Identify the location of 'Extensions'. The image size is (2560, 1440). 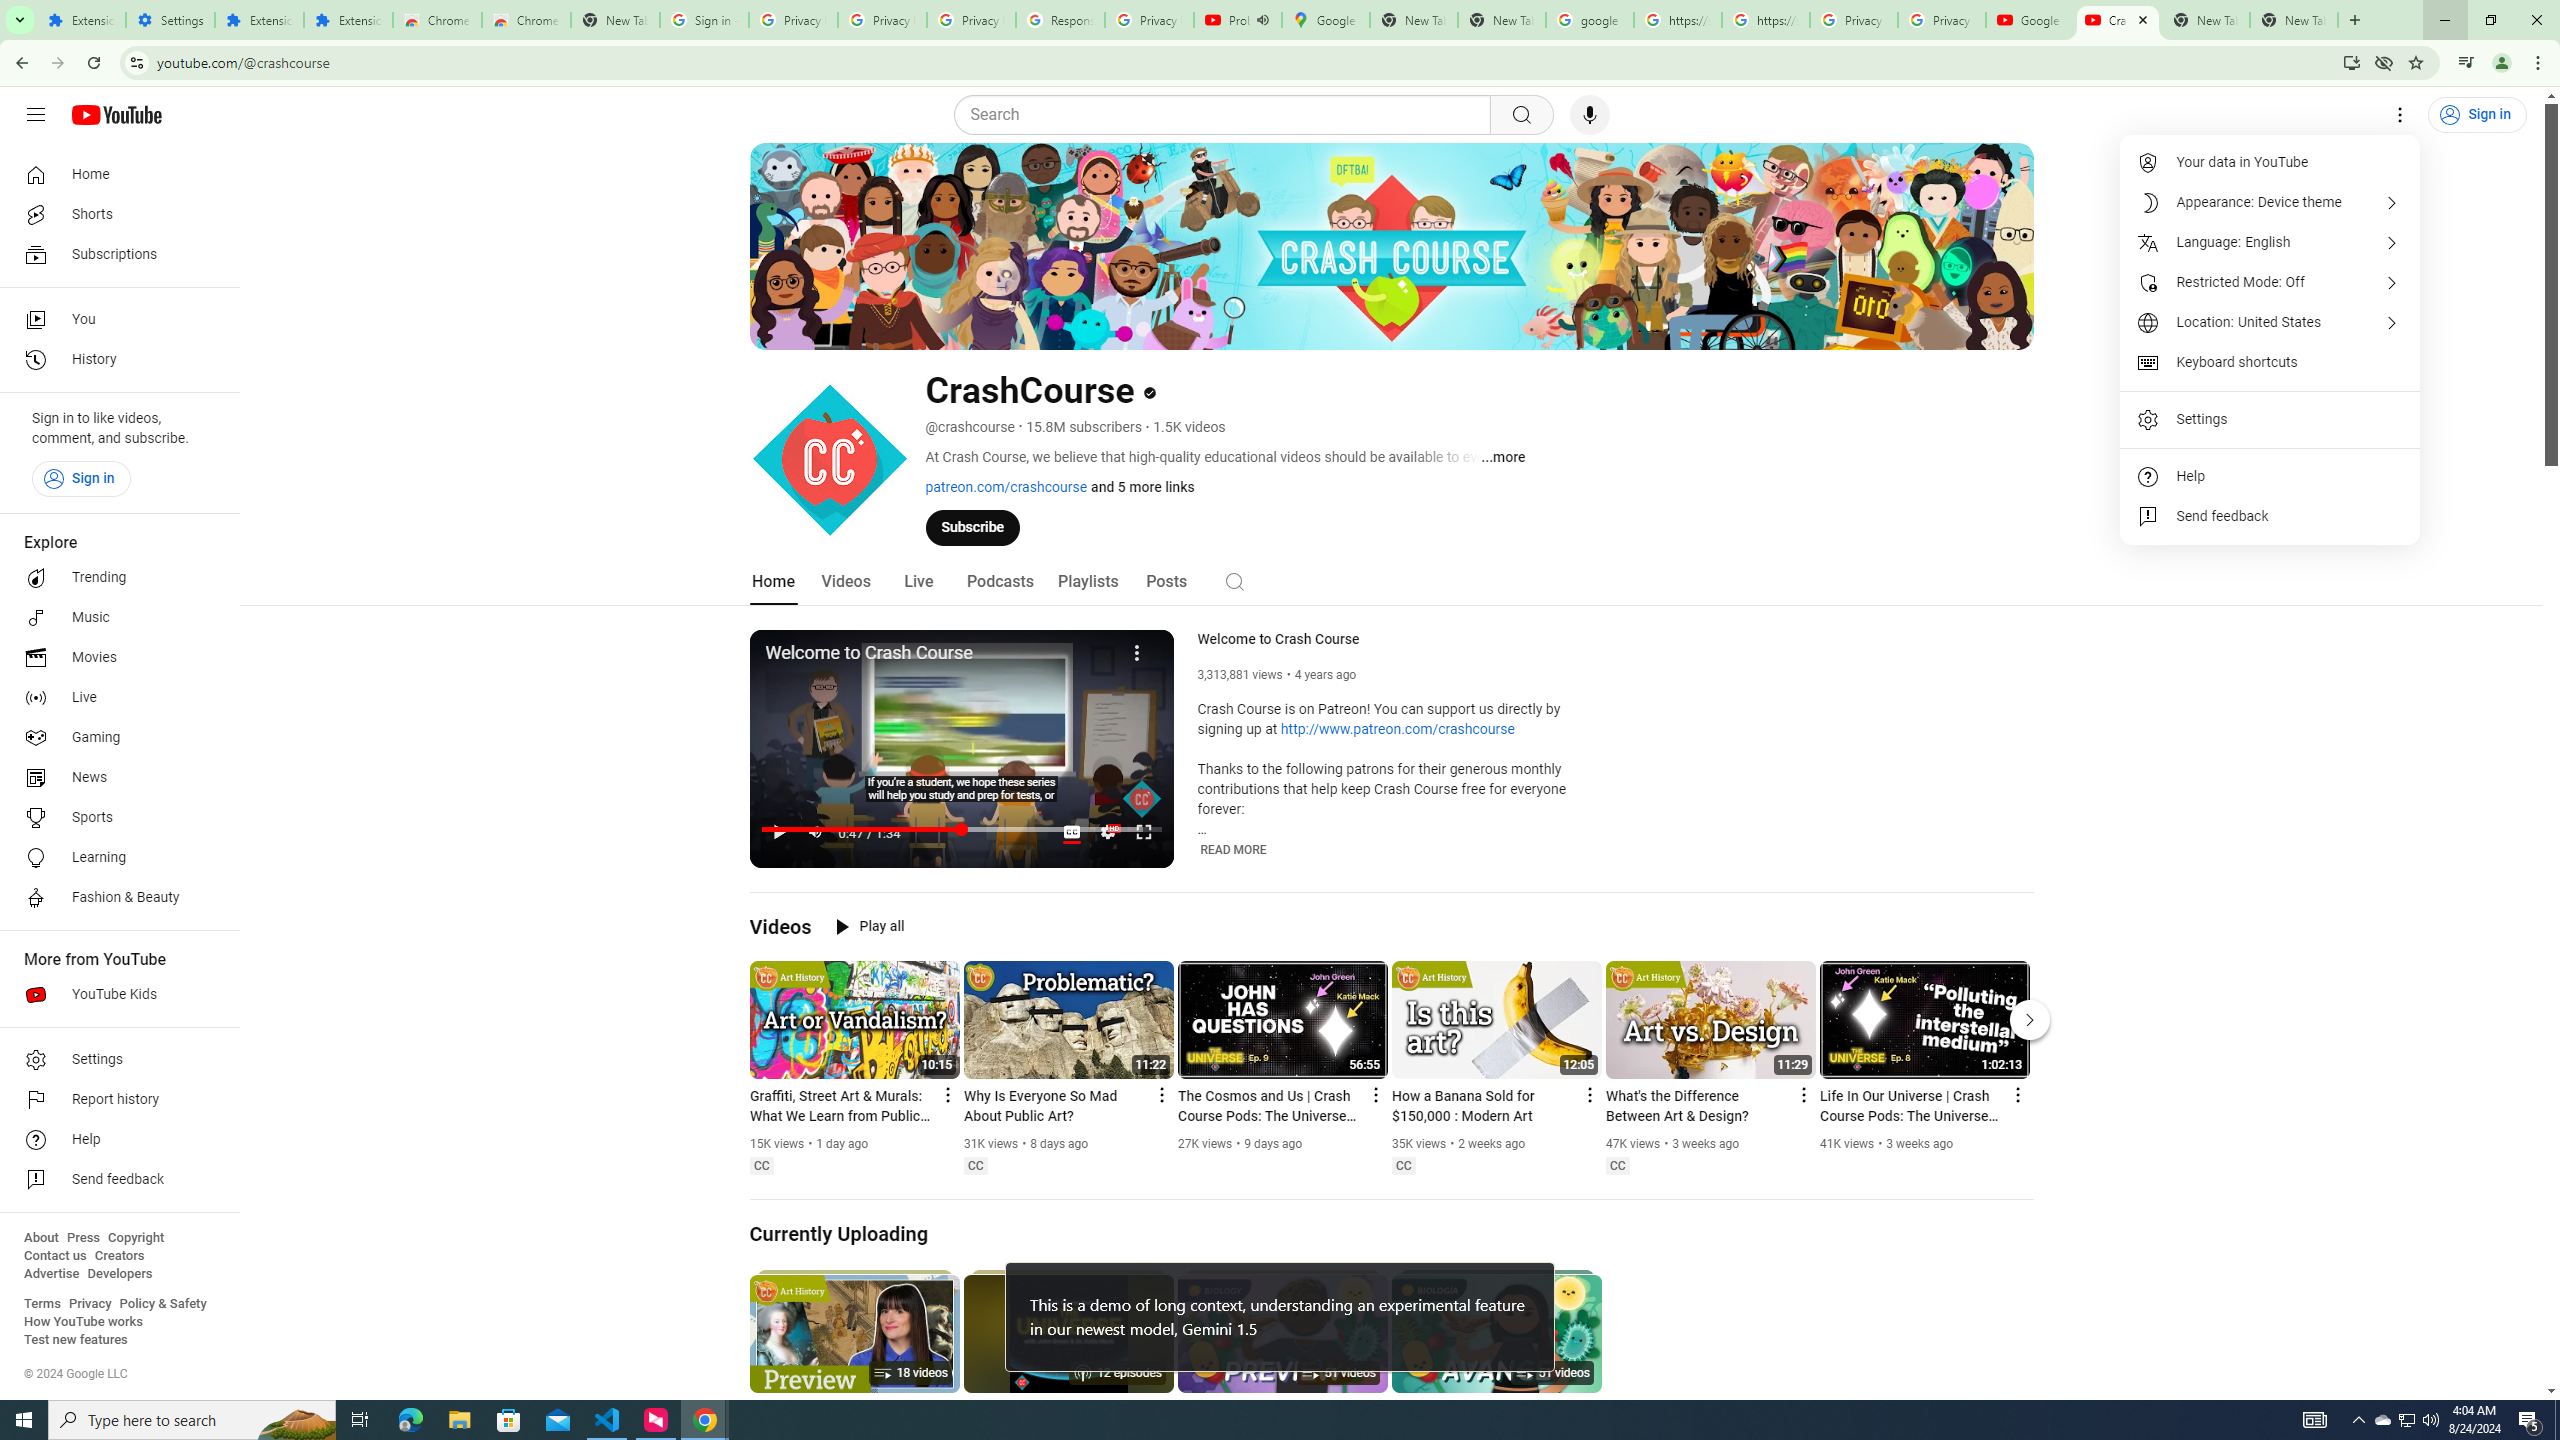
(347, 19).